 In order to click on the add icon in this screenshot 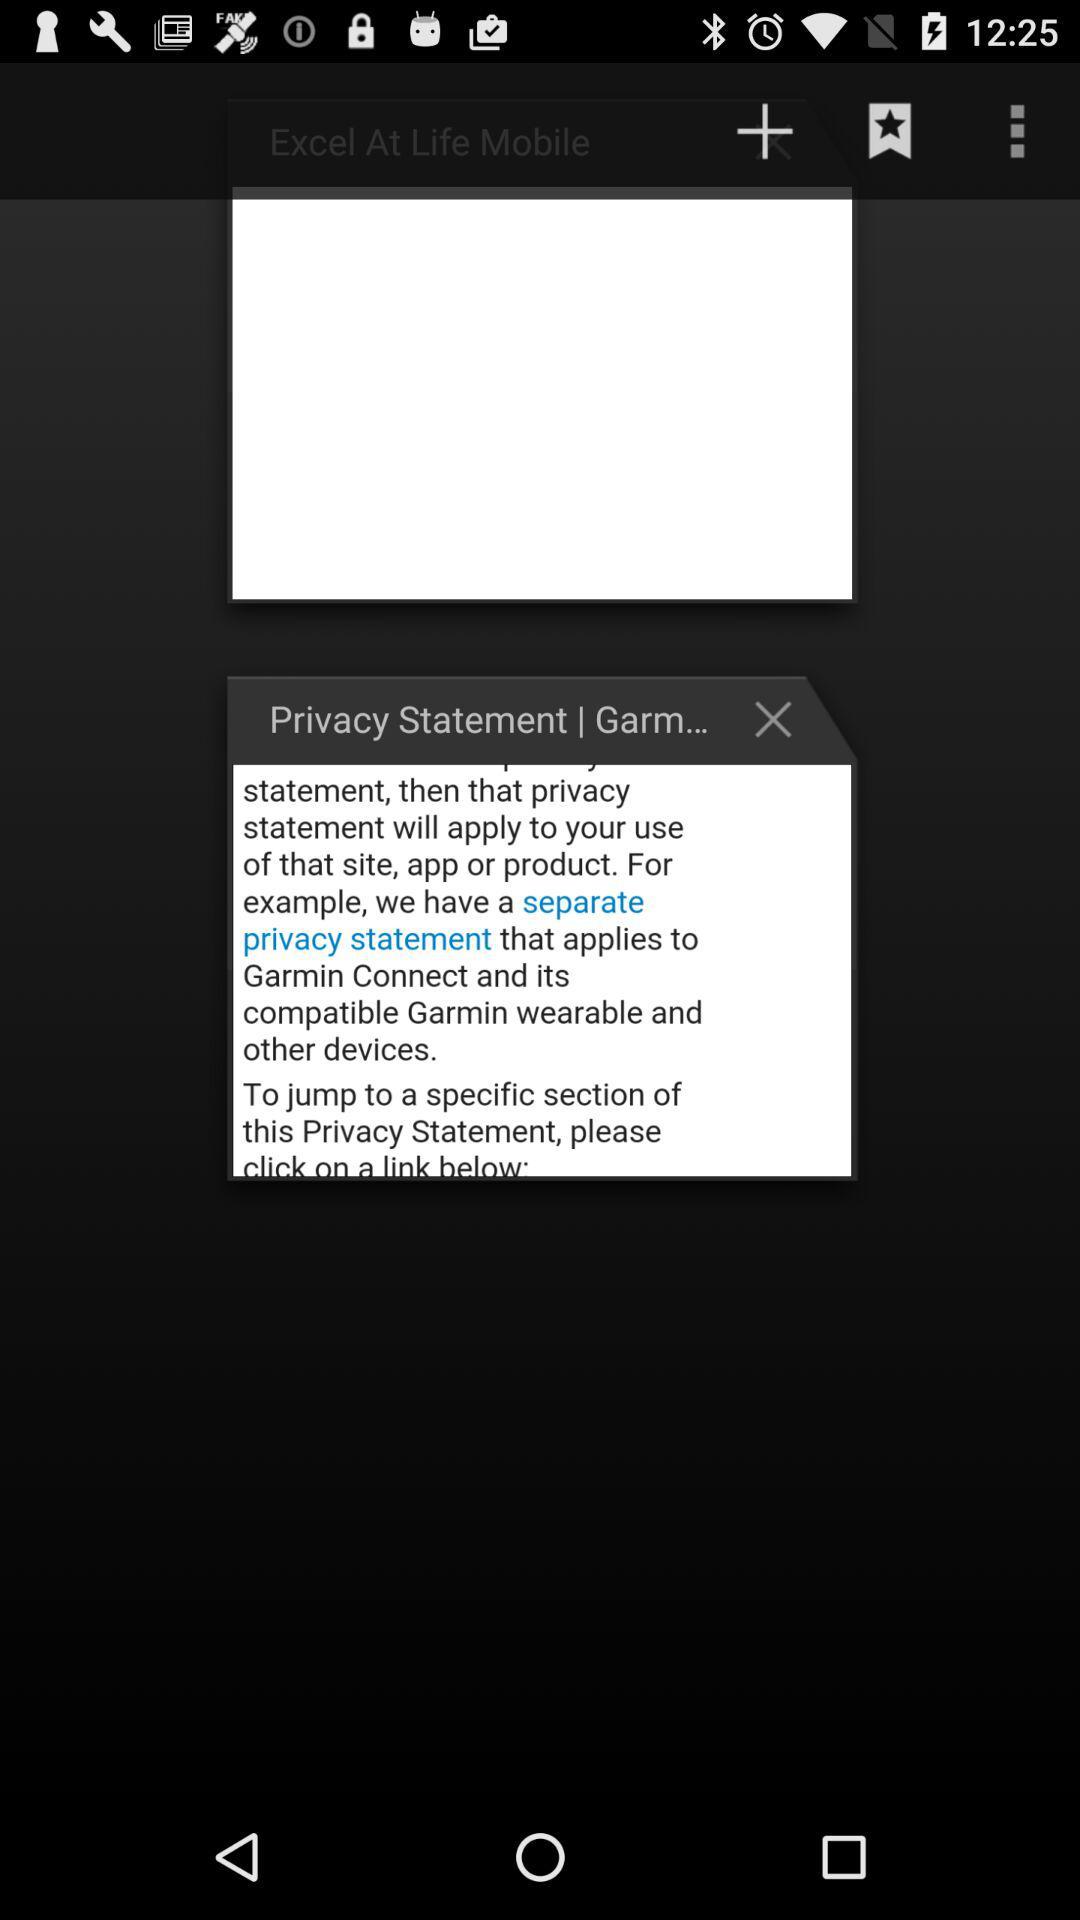, I will do `click(764, 139)`.